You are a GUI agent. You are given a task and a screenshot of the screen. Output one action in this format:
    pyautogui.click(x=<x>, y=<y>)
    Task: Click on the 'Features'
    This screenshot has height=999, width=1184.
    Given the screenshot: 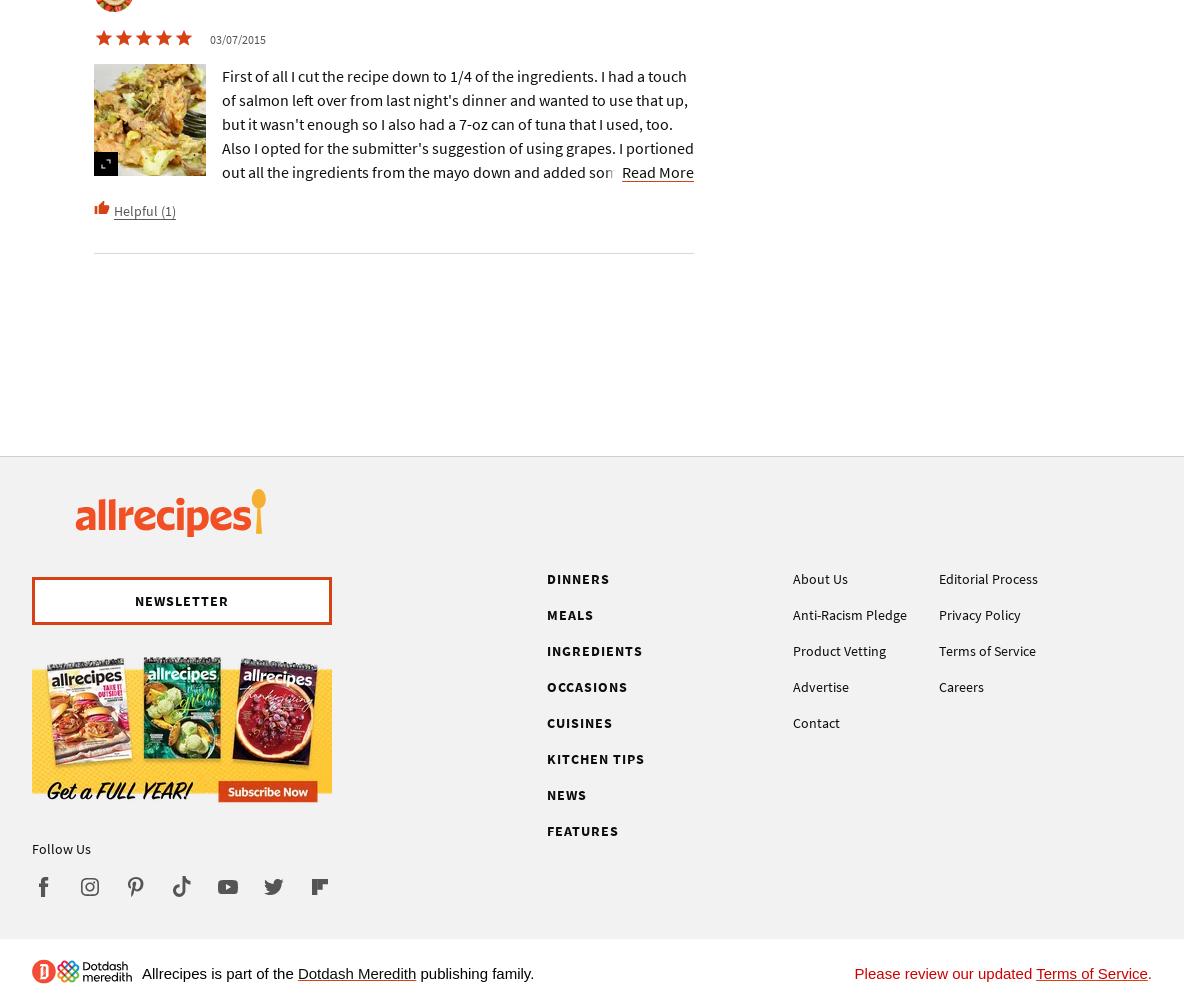 What is the action you would take?
    pyautogui.click(x=547, y=830)
    